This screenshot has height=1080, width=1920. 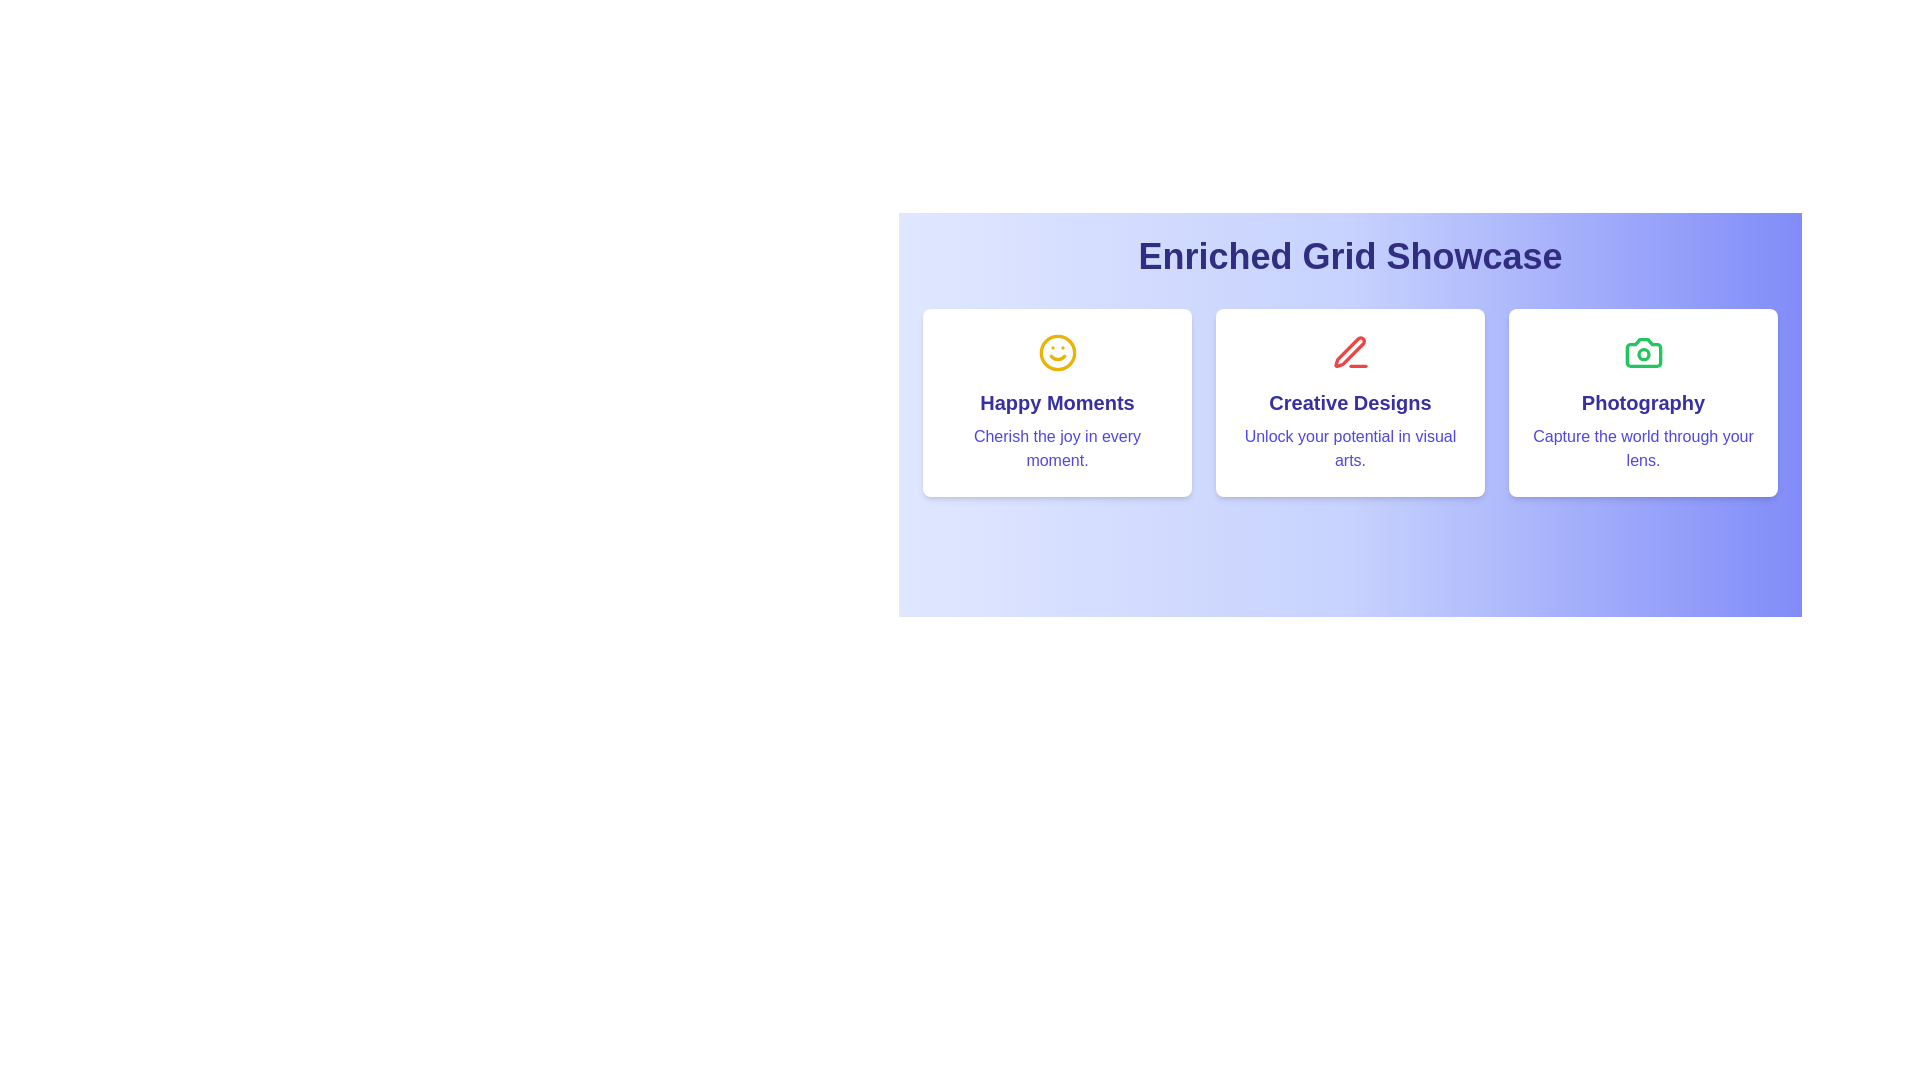 What do you see at coordinates (1350, 402) in the screenshot?
I see `on the Card element in the grid layout` at bounding box center [1350, 402].